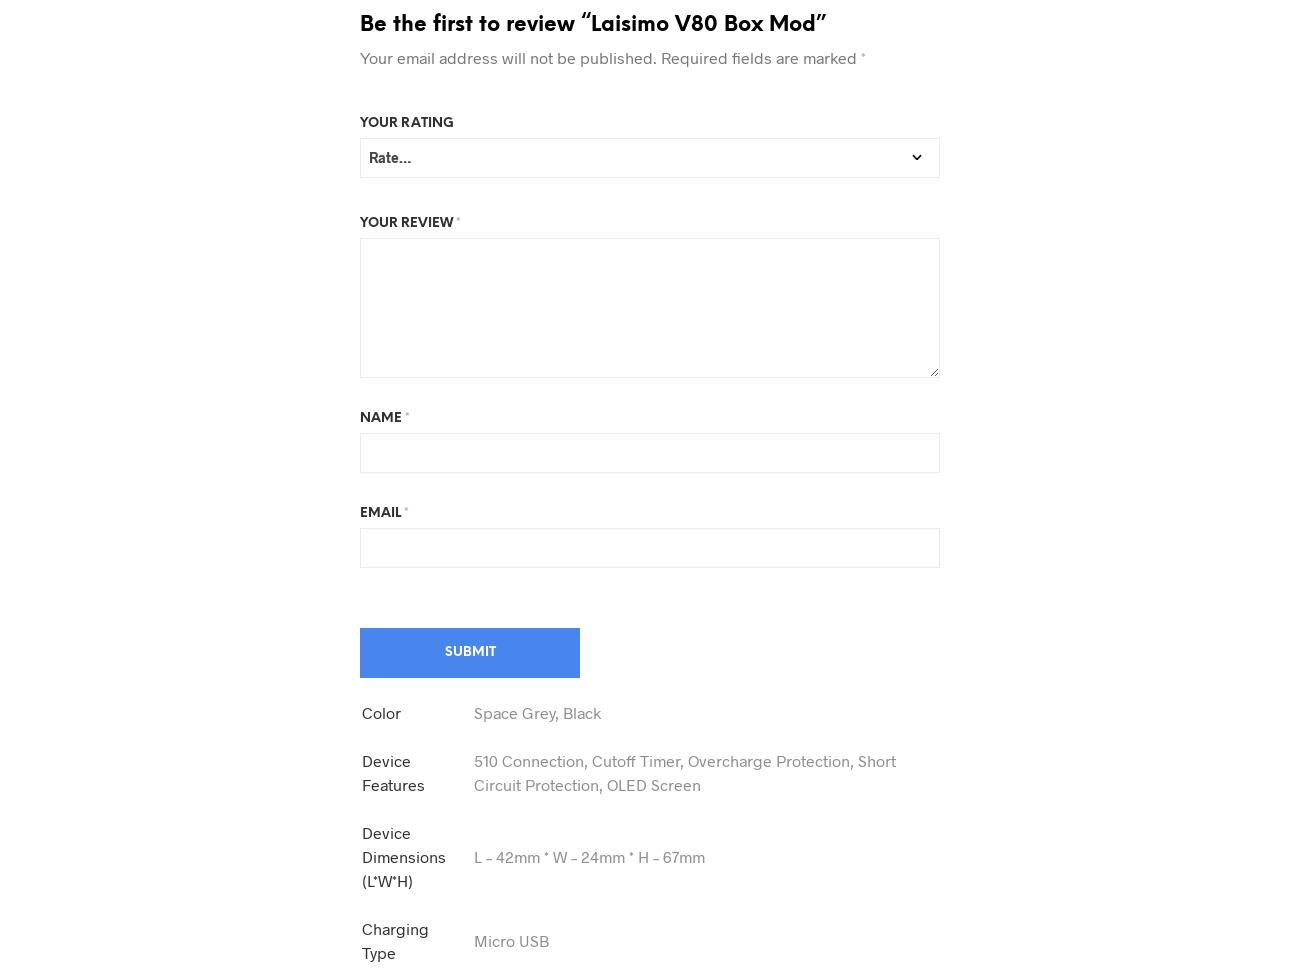  I want to click on 'Your rating', so click(407, 122).